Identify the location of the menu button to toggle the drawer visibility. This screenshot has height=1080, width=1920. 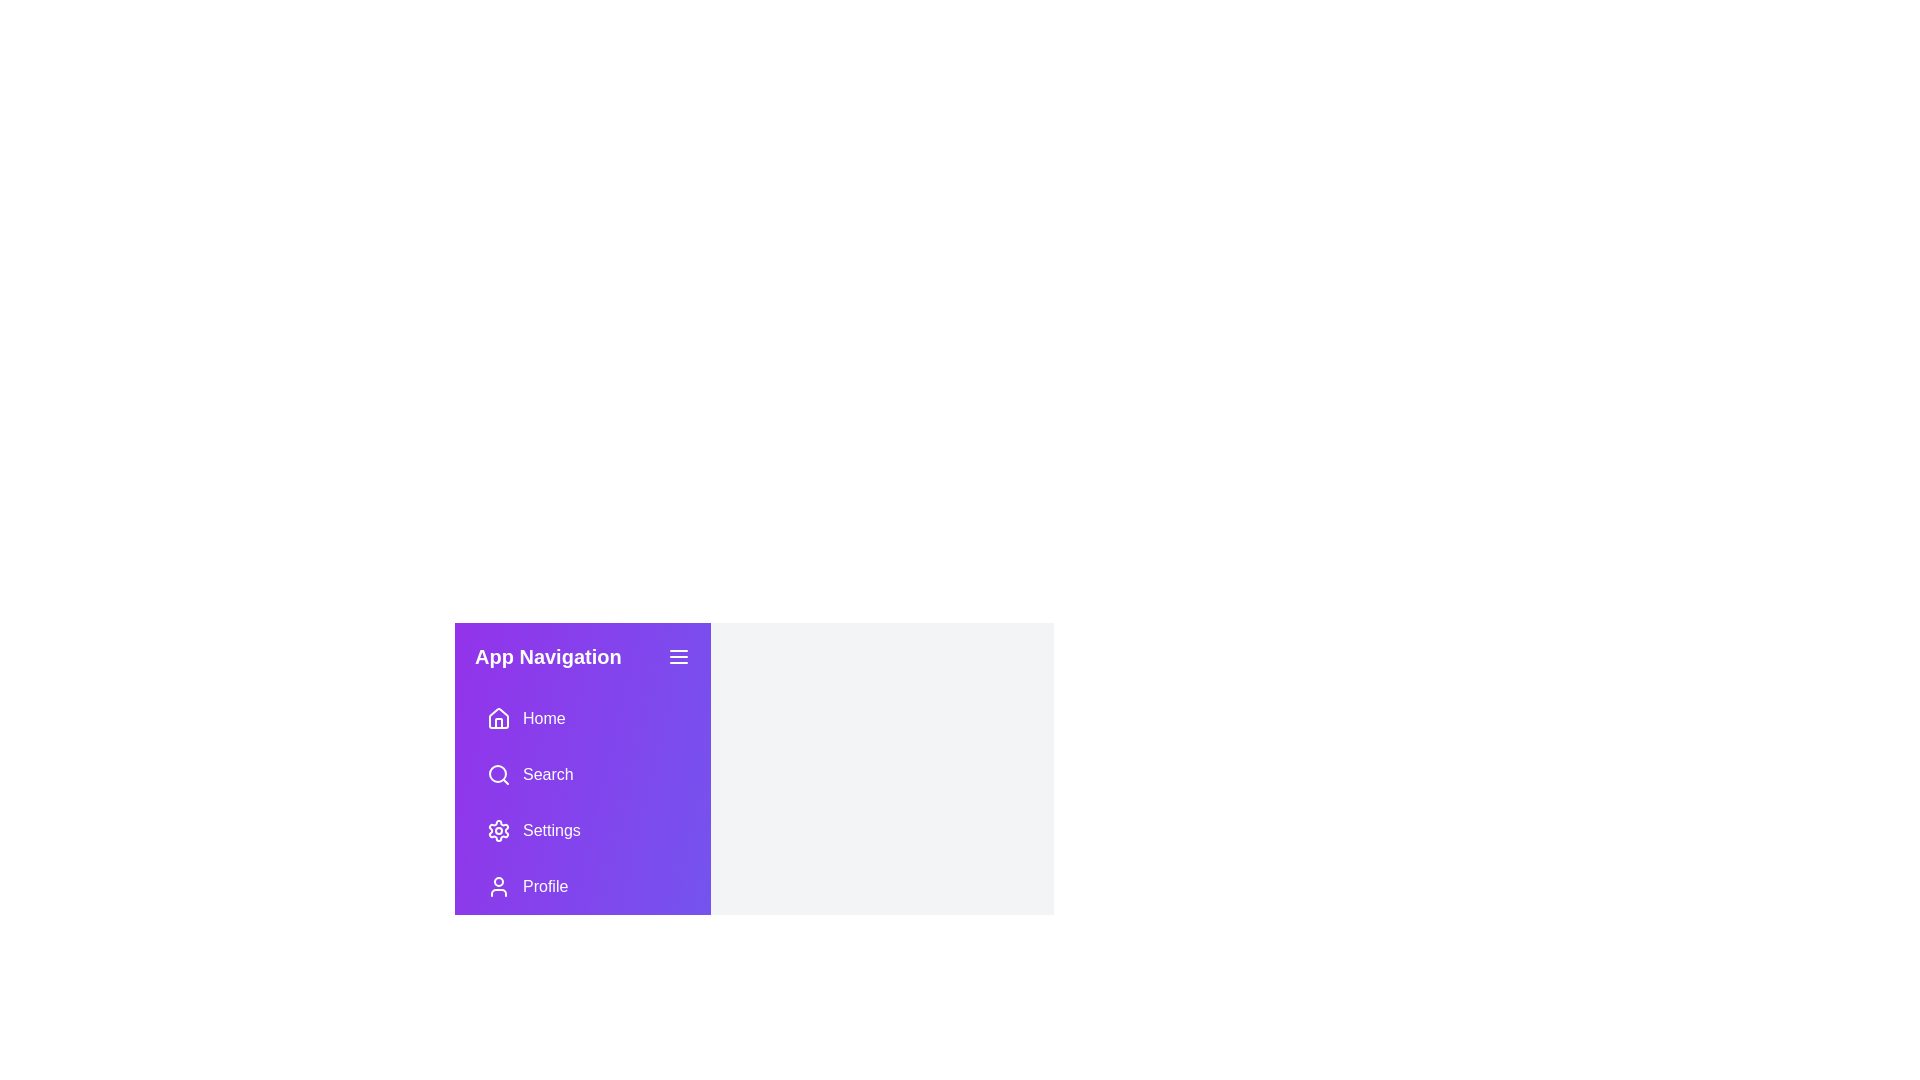
(678, 656).